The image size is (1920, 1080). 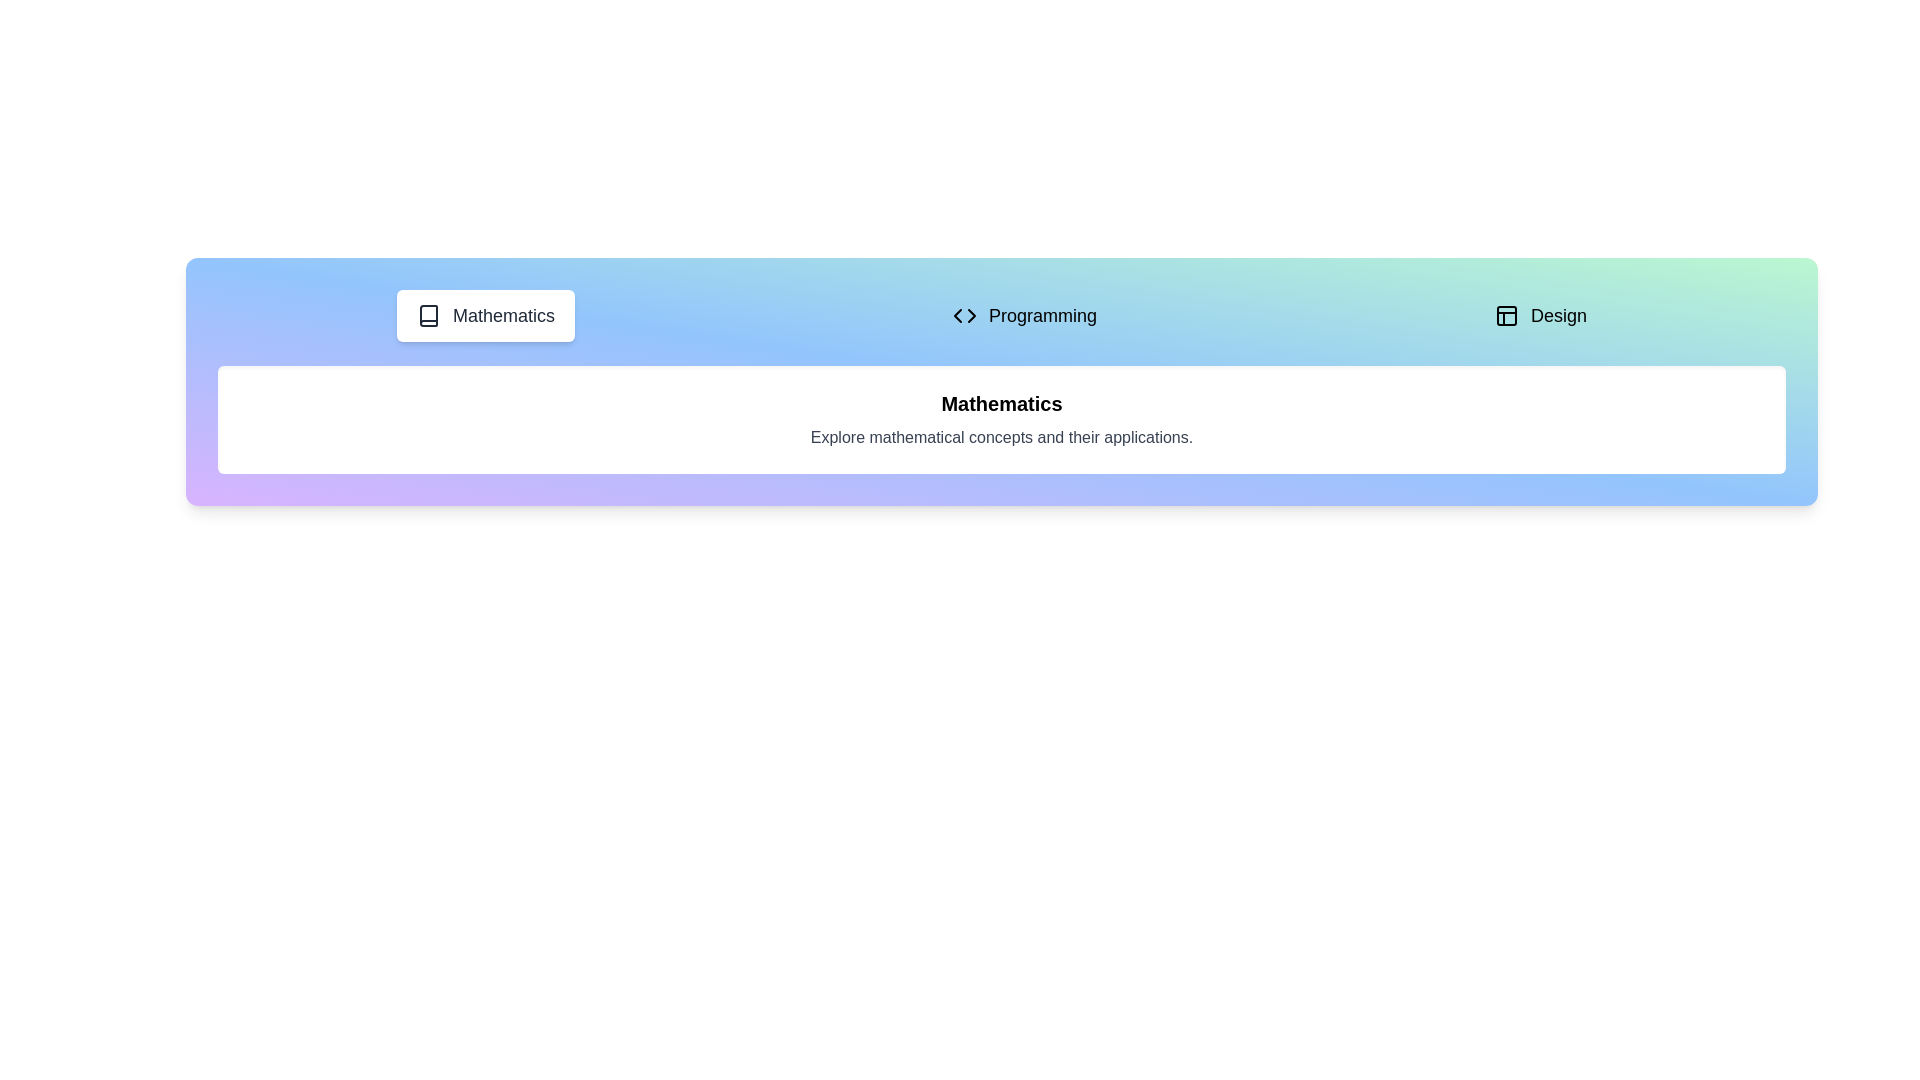 I want to click on the button corresponding to the module Design, so click(x=1539, y=315).